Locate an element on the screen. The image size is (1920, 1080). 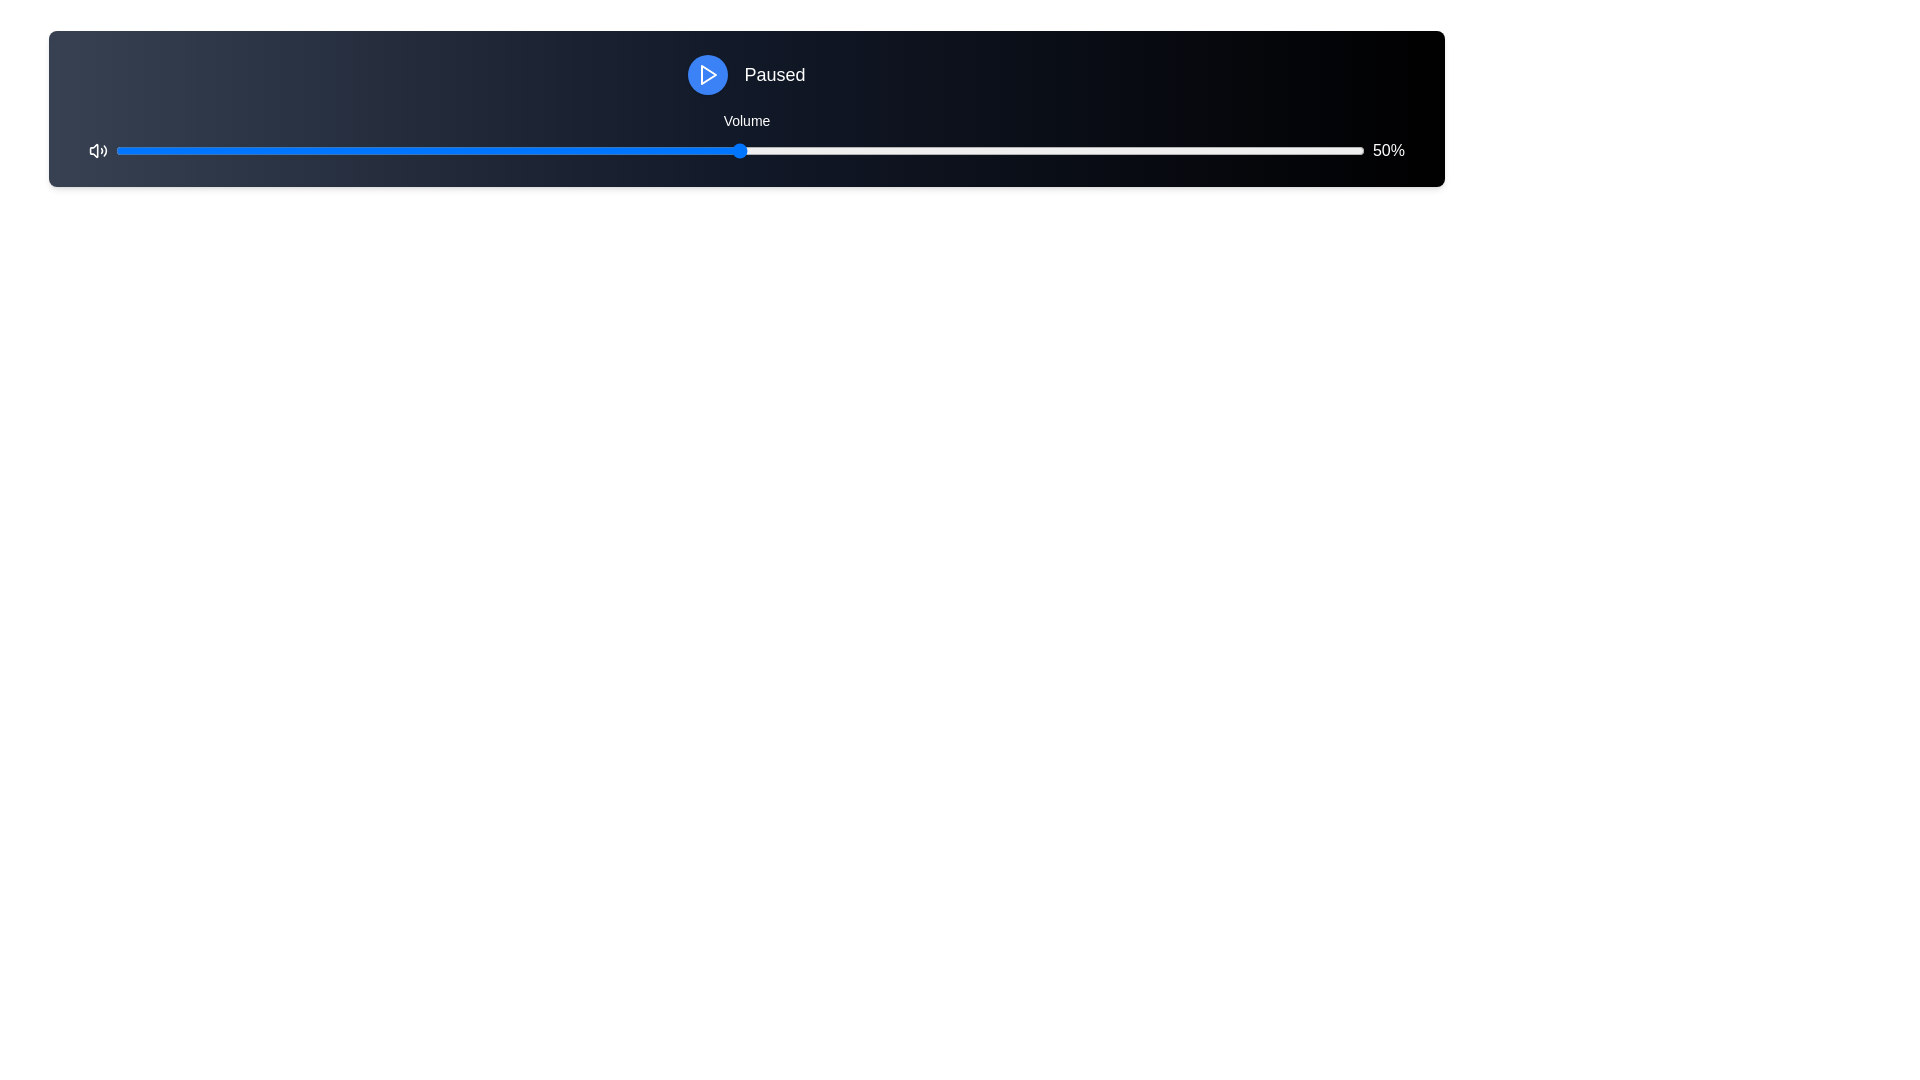
the volume is located at coordinates (227, 149).